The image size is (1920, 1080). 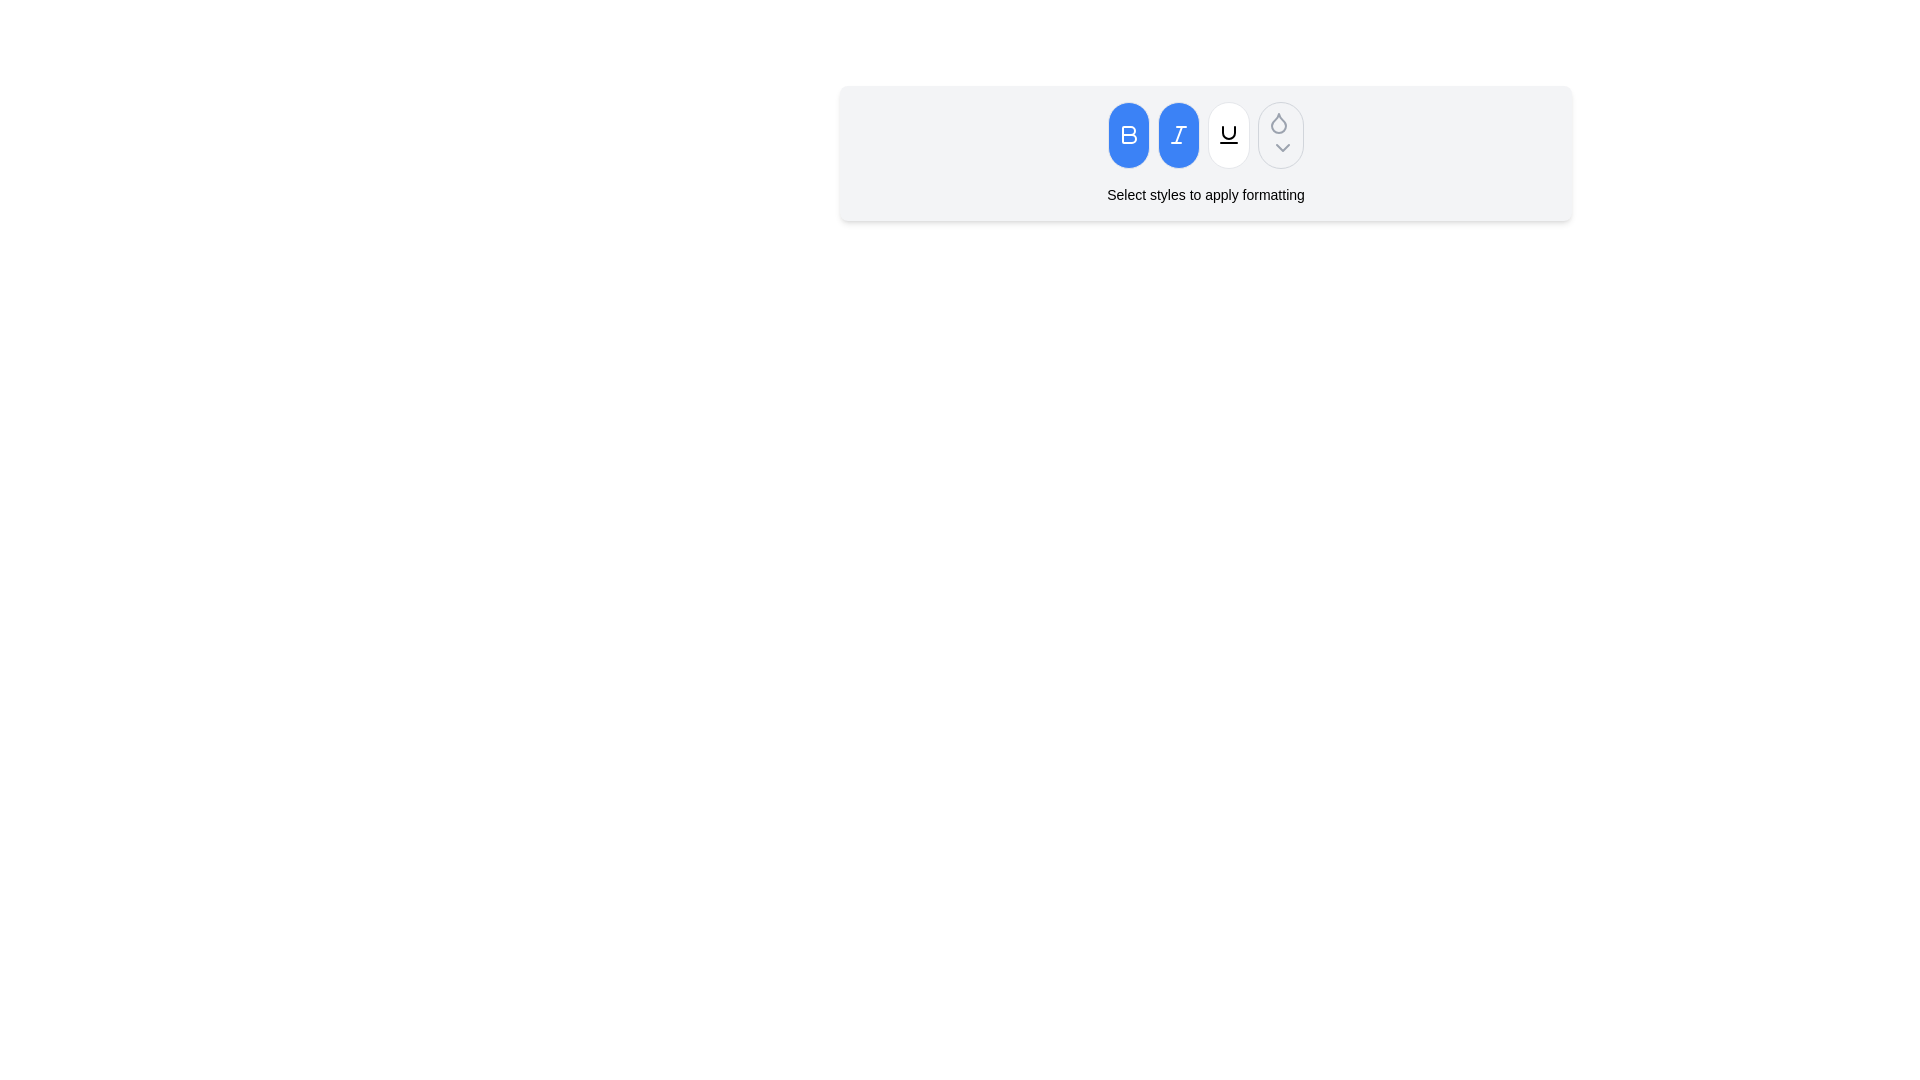 I want to click on the drop-shaped icon resembling a water droplet located at the center of the toolbar containing formatting options, so click(x=1277, y=123).